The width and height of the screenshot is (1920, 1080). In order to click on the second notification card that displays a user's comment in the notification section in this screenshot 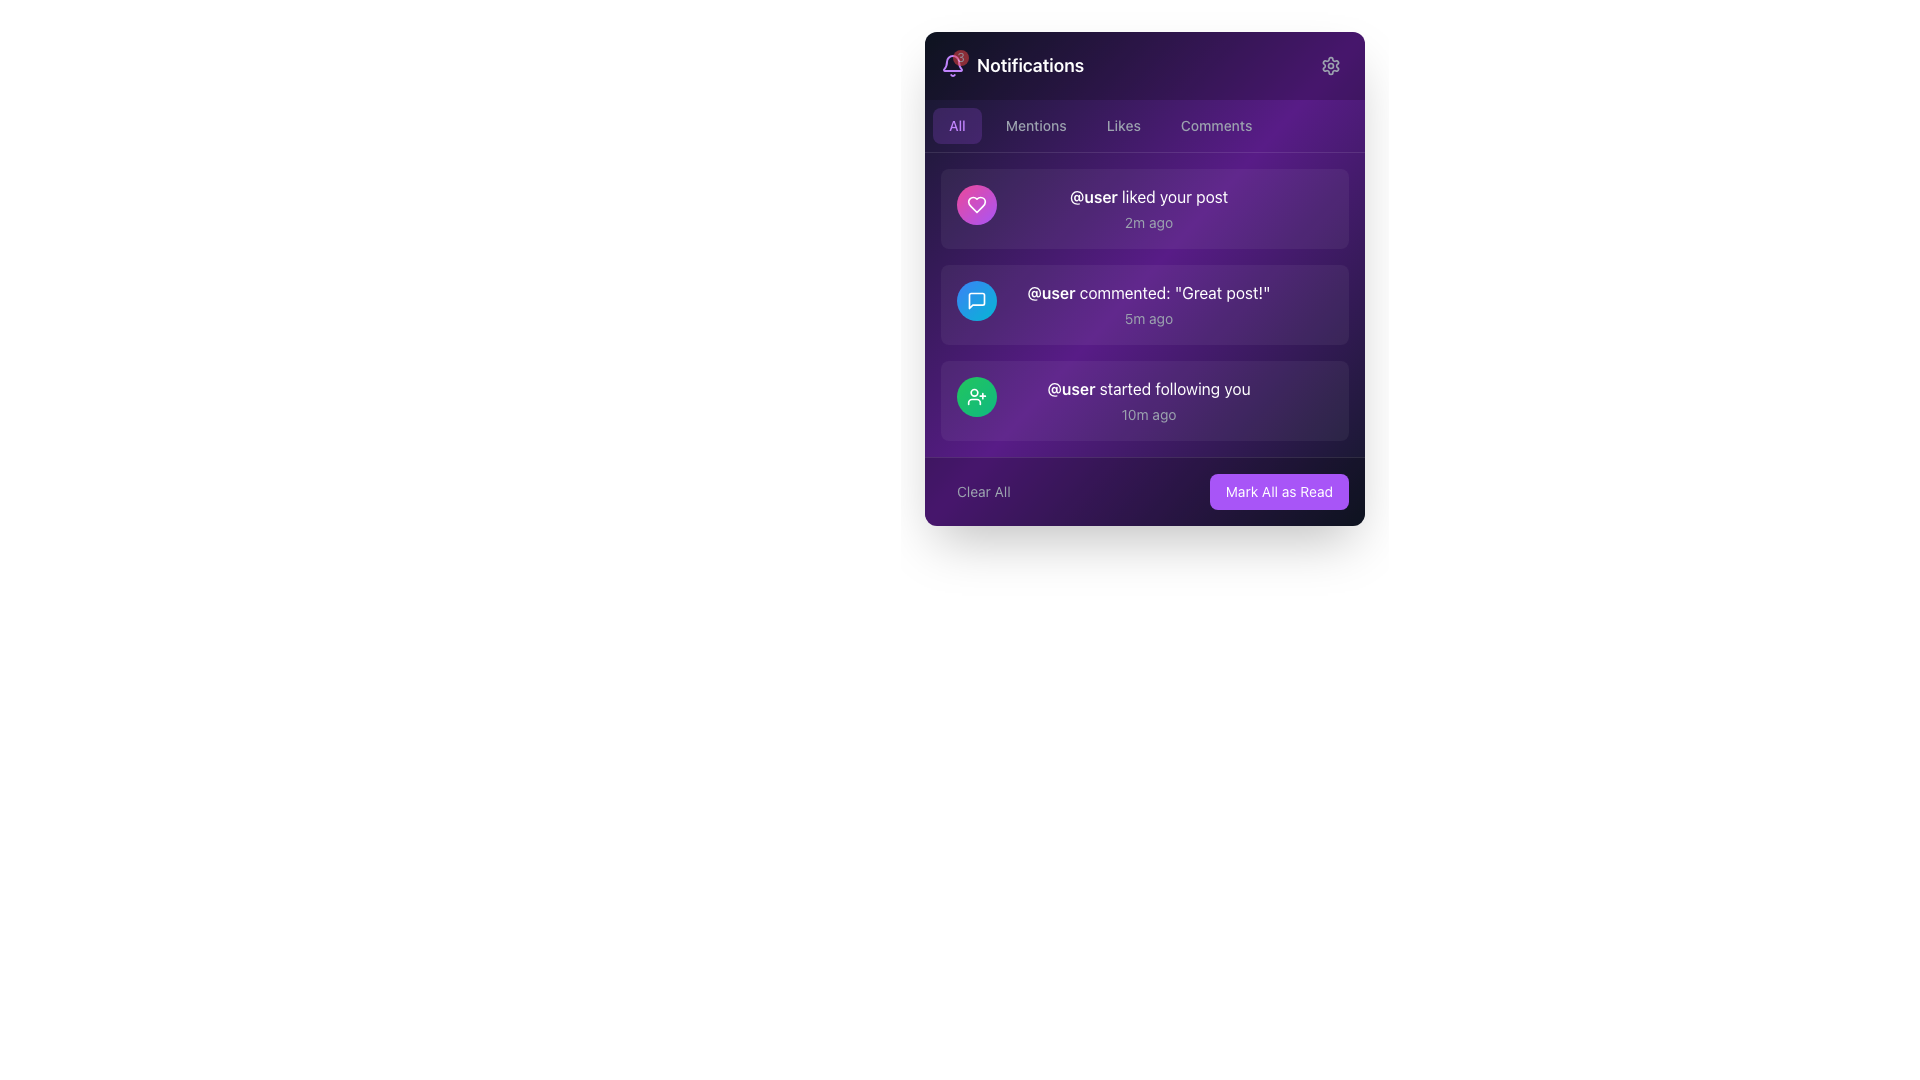, I will do `click(1145, 278)`.